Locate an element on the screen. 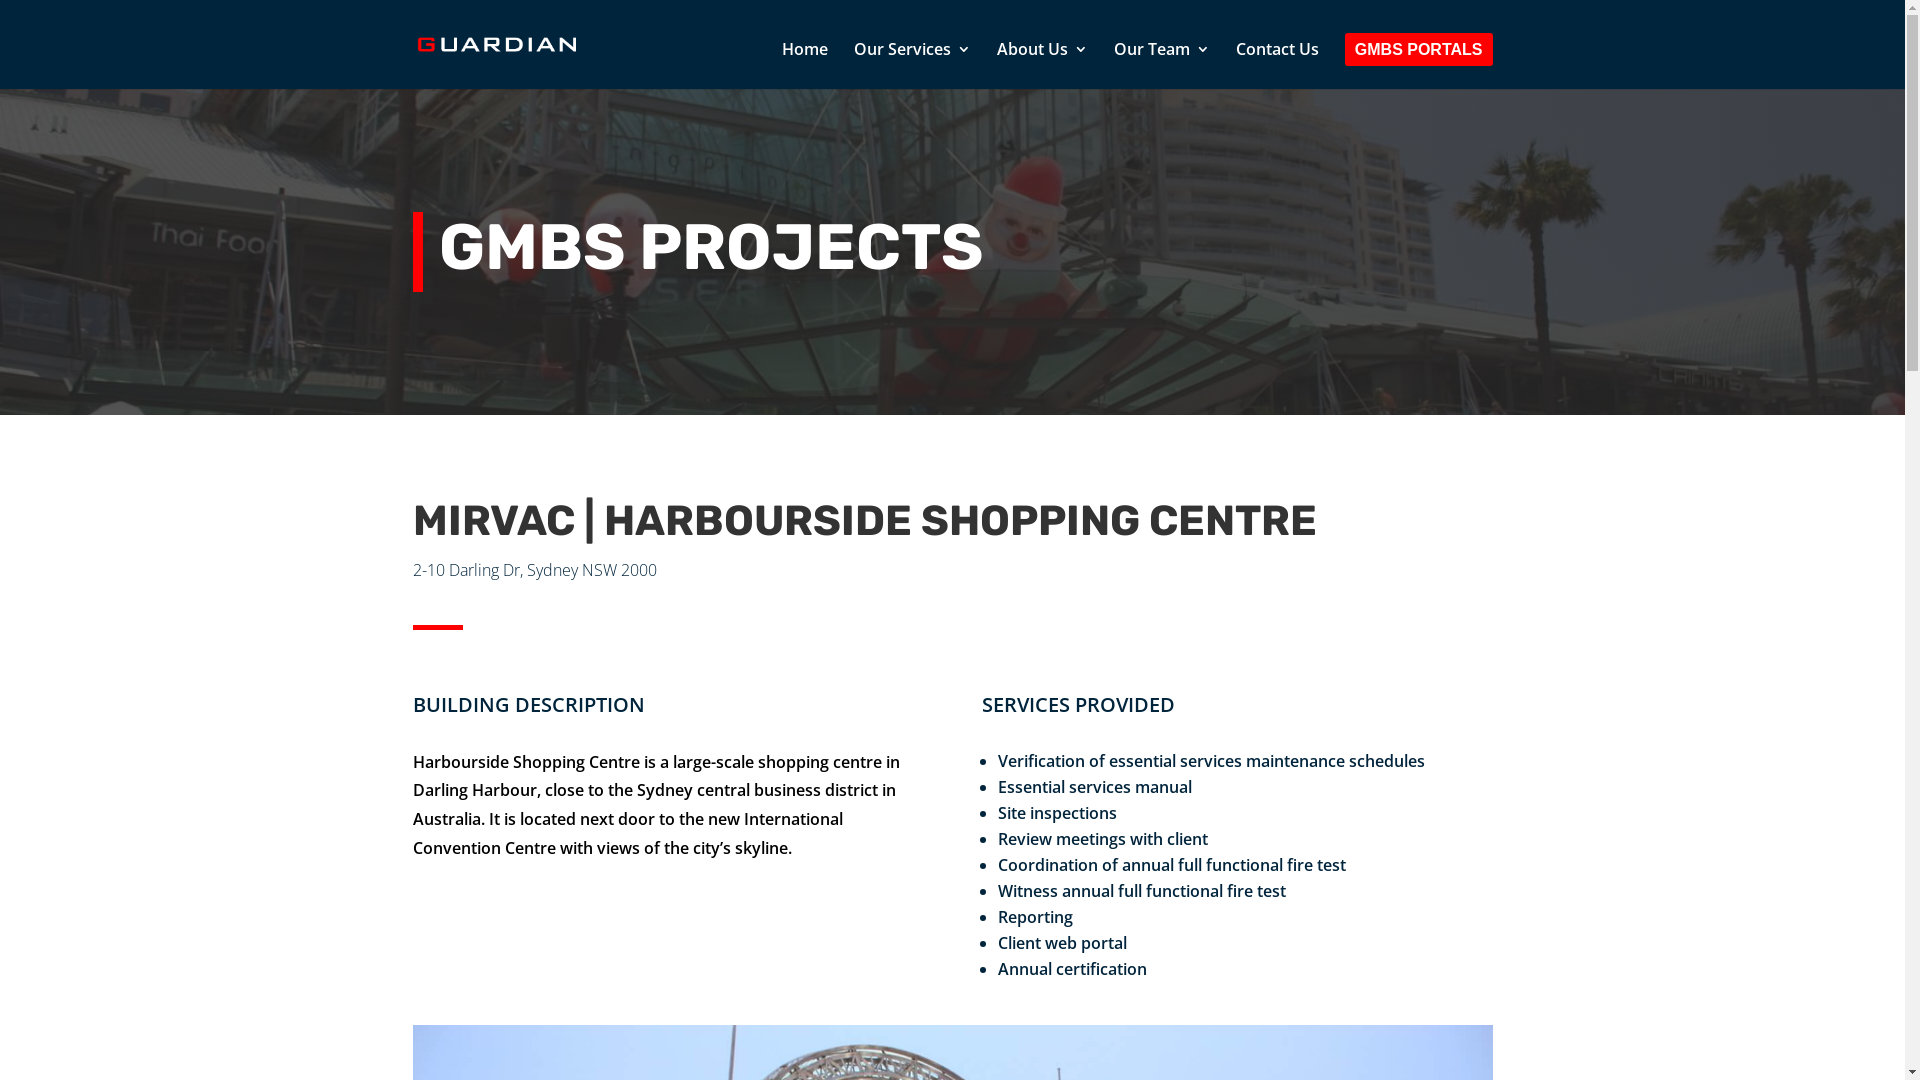 The image size is (1920, 1080). 'GMBS PORTALS' is located at coordinates (1418, 65).